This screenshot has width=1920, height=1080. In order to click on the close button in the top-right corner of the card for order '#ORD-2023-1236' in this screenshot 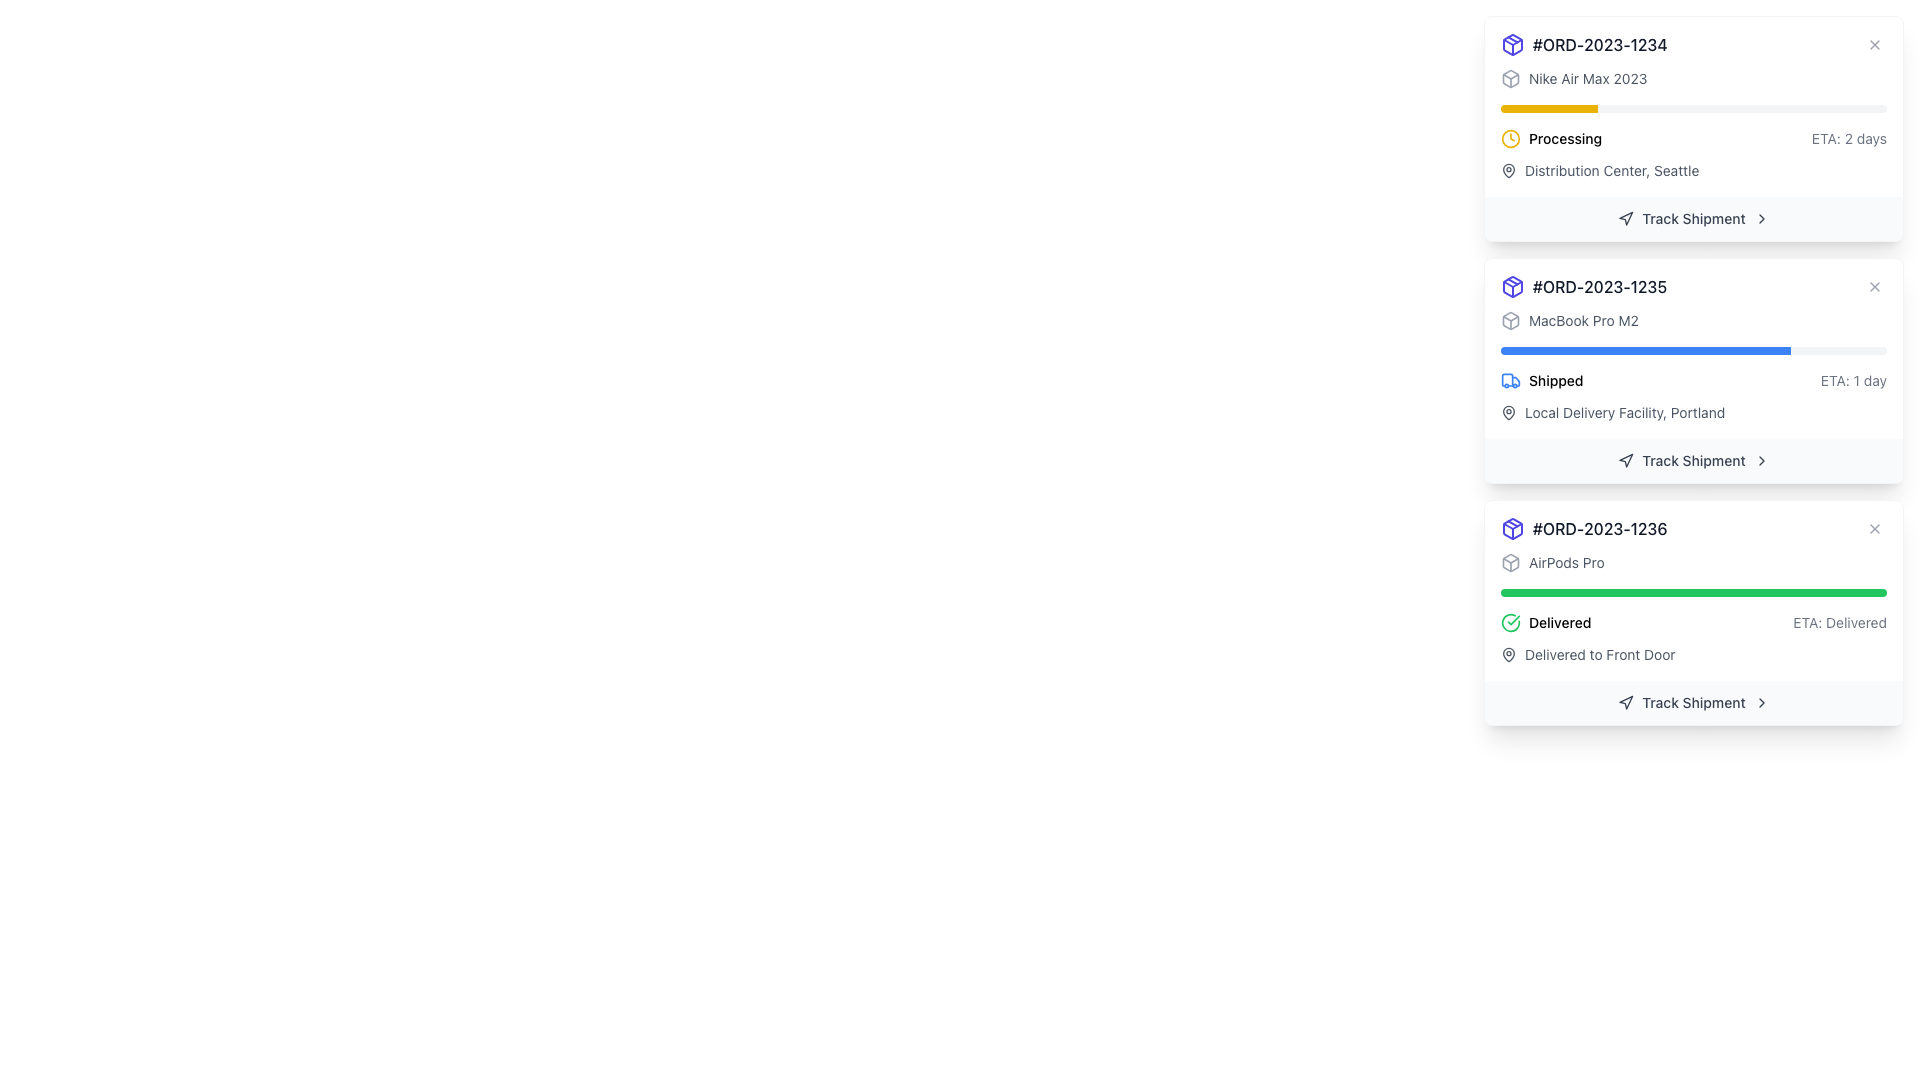, I will do `click(1874, 527)`.